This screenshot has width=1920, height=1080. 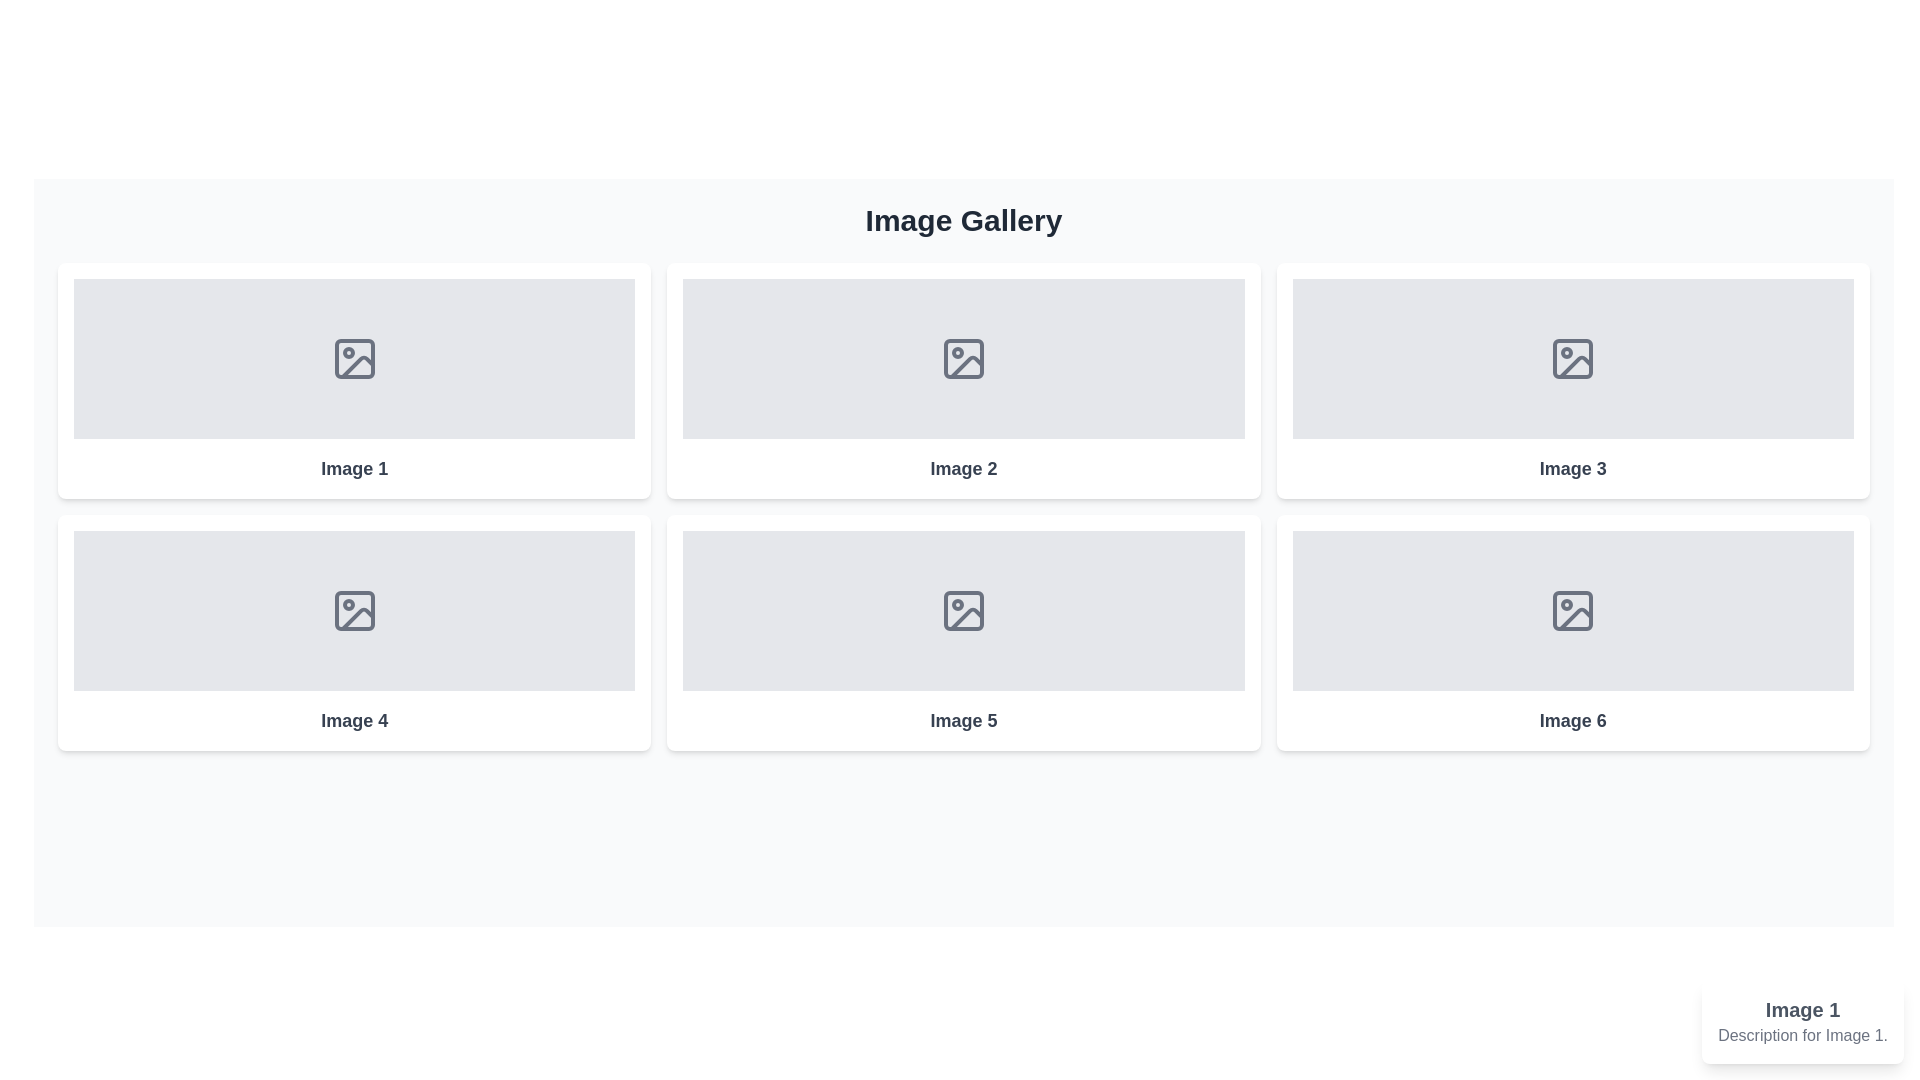 What do you see at coordinates (1572, 609) in the screenshot?
I see `the small decorative SVG rectangle with rounded corners located in the upper-left of the image placeholder icon within the sixth item of the grid` at bounding box center [1572, 609].